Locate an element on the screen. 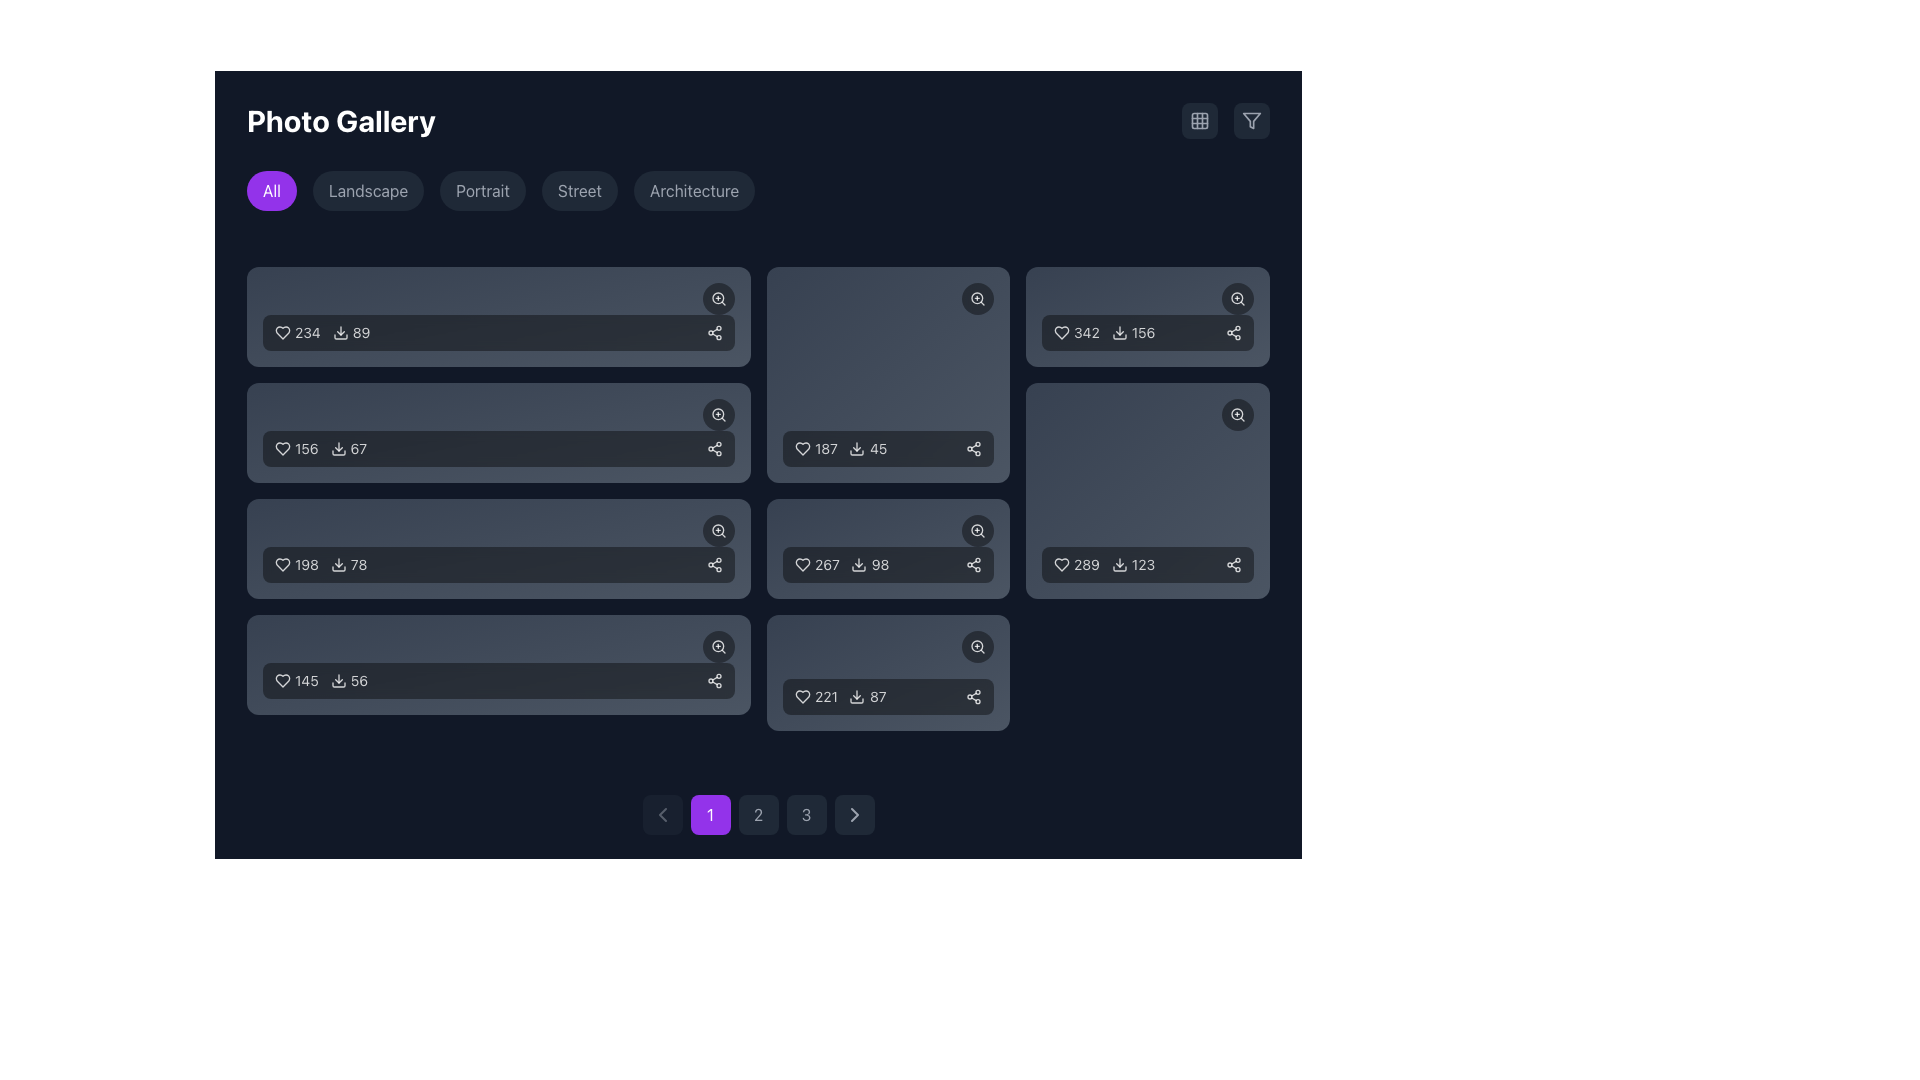  the Text Label displaying the number of downloads related to the associated item in the gallery, located next to the download icon in the third item of the grid layout is located at coordinates (359, 564).